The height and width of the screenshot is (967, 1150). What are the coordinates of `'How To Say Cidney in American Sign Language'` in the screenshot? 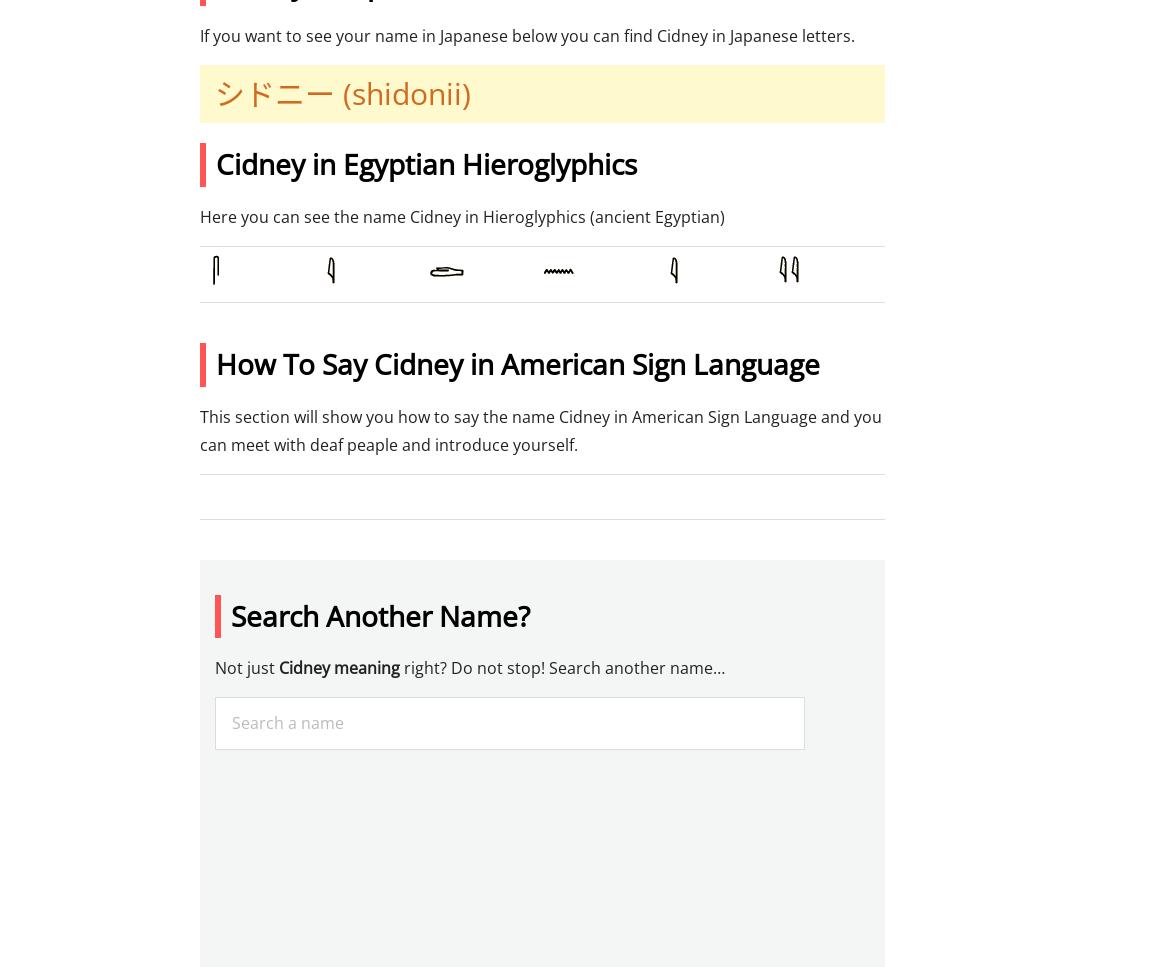 It's located at (517, 362).